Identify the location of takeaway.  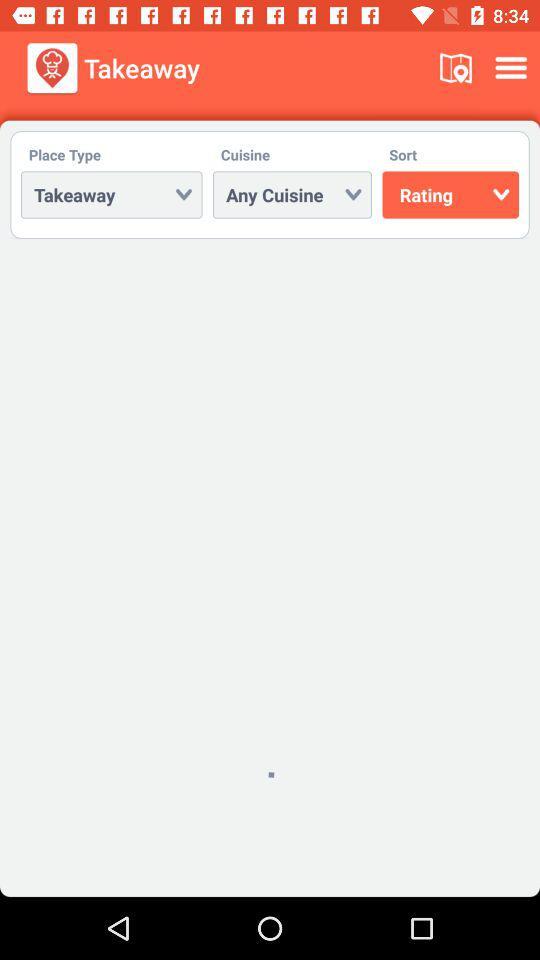
(111, 194).